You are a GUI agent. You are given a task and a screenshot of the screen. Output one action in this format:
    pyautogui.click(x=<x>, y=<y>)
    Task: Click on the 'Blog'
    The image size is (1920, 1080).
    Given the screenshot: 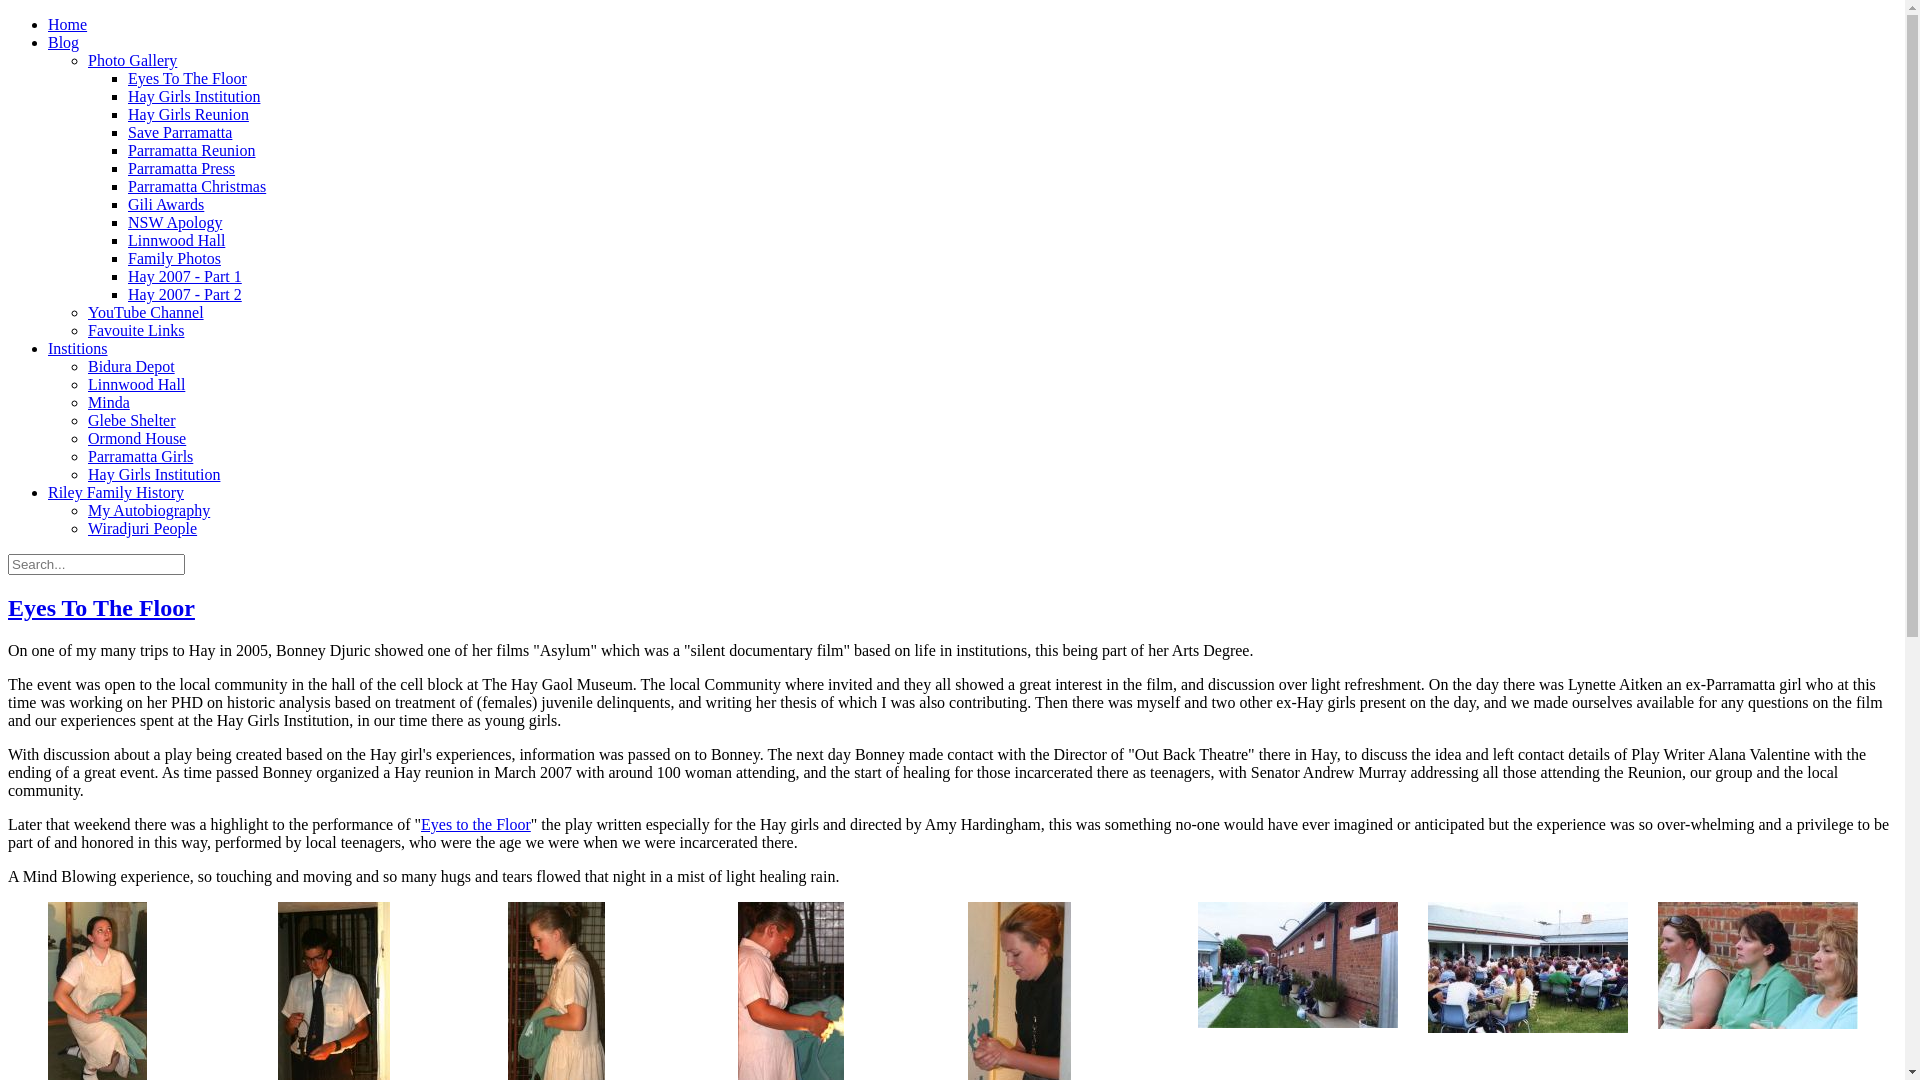 What is the action you would take?
    pyautogui.click(x=63, y=42)
    